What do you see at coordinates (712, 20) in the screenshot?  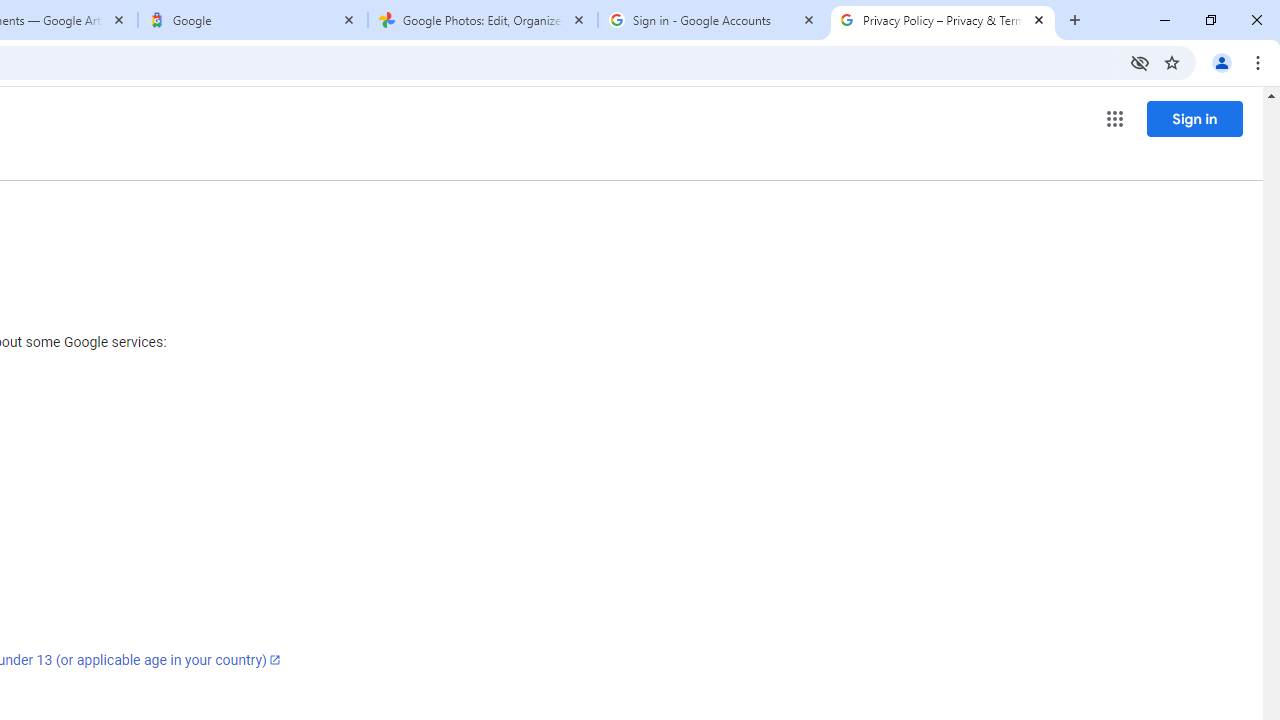 I see `'Sign in - Google Accounts'` at bounding box center [712, 20].